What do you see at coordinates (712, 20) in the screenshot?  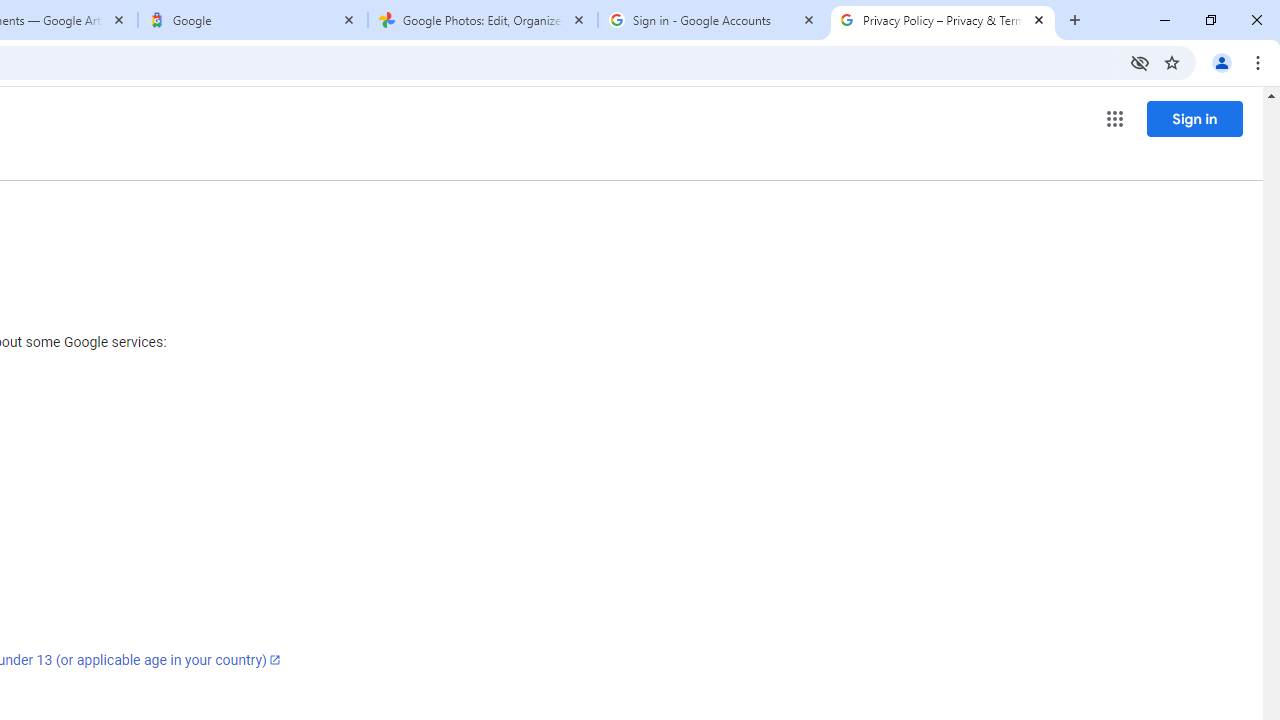 I see `'Sign in - Google Accounts'` at bounding box center [712, 20].